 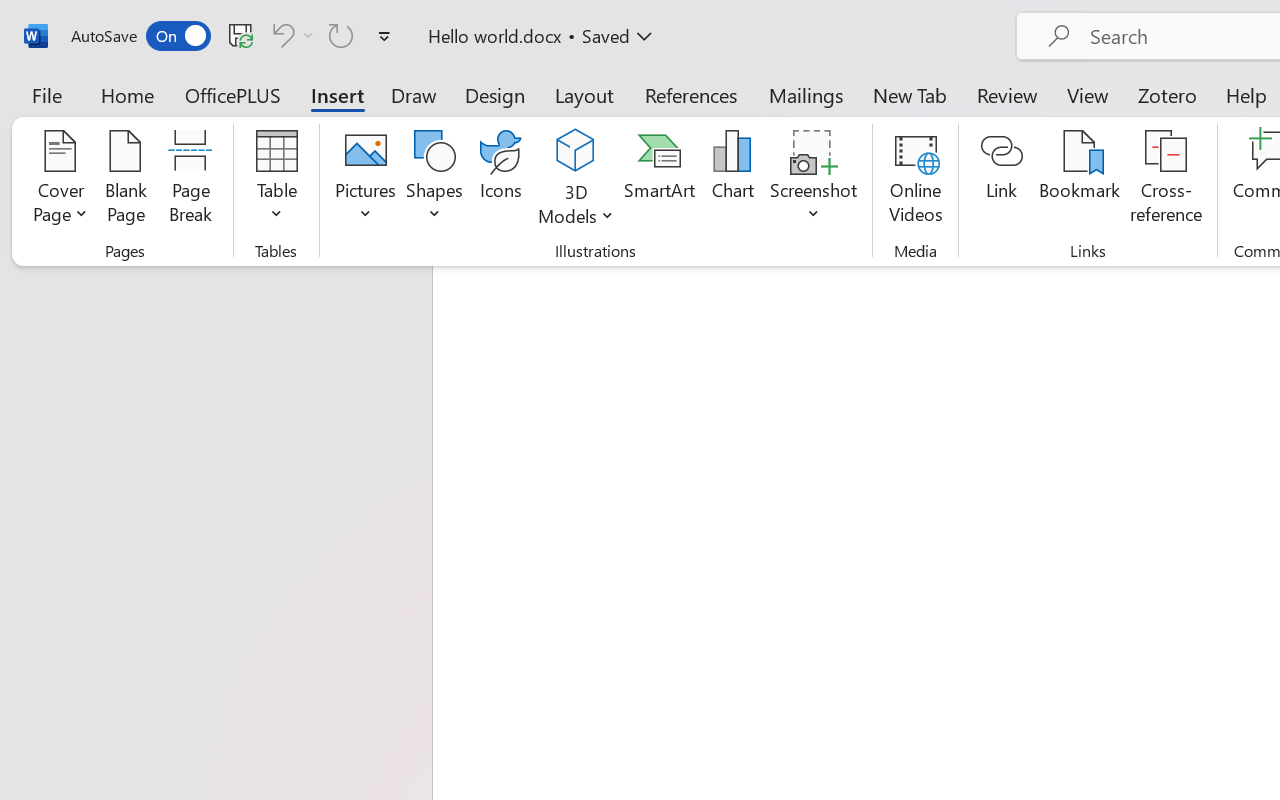 What do you see at coordinates (413, 94) in the screenshot?
I see `'Draw'` at bounding box center [413, 94].